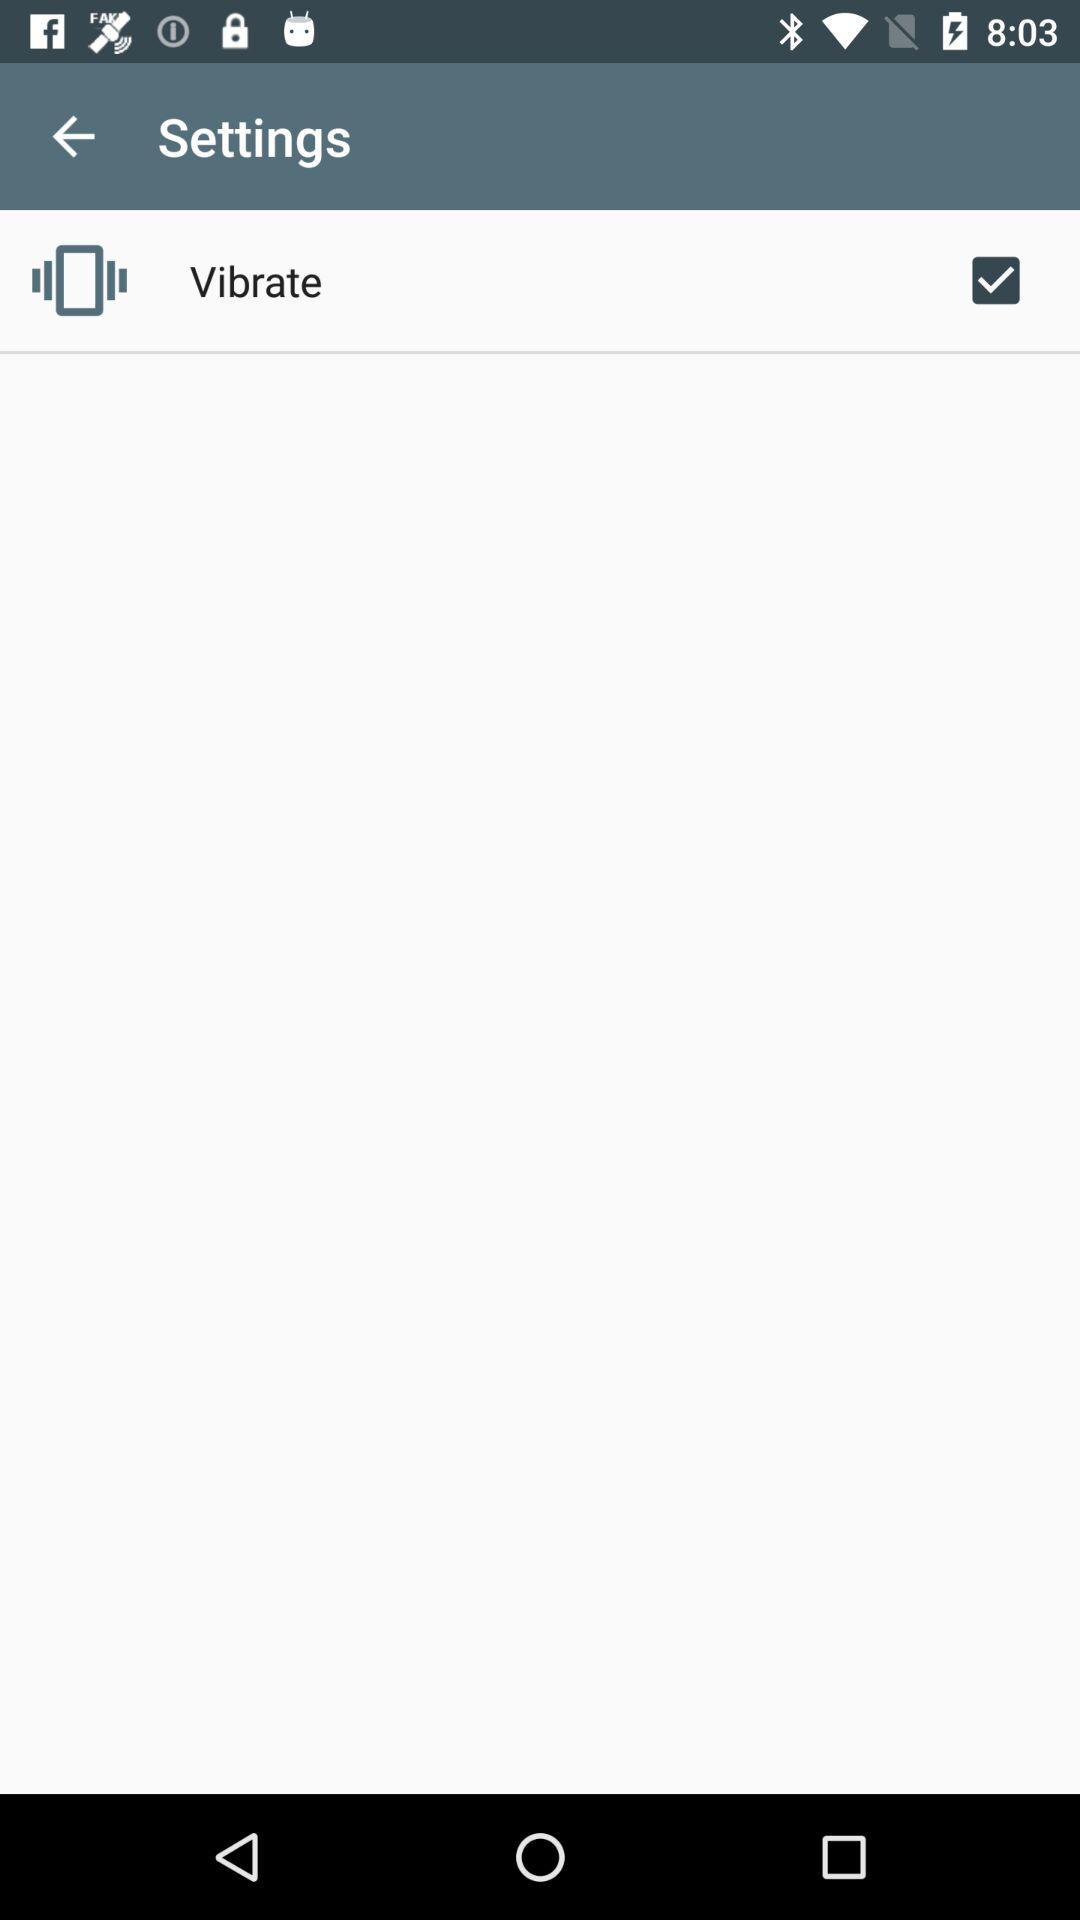 The image size is (1080, 1920). What do you see at coordinates (255, 279) in the screenshot?
I see `icon below the settings app` at bounding box center [255, 279].